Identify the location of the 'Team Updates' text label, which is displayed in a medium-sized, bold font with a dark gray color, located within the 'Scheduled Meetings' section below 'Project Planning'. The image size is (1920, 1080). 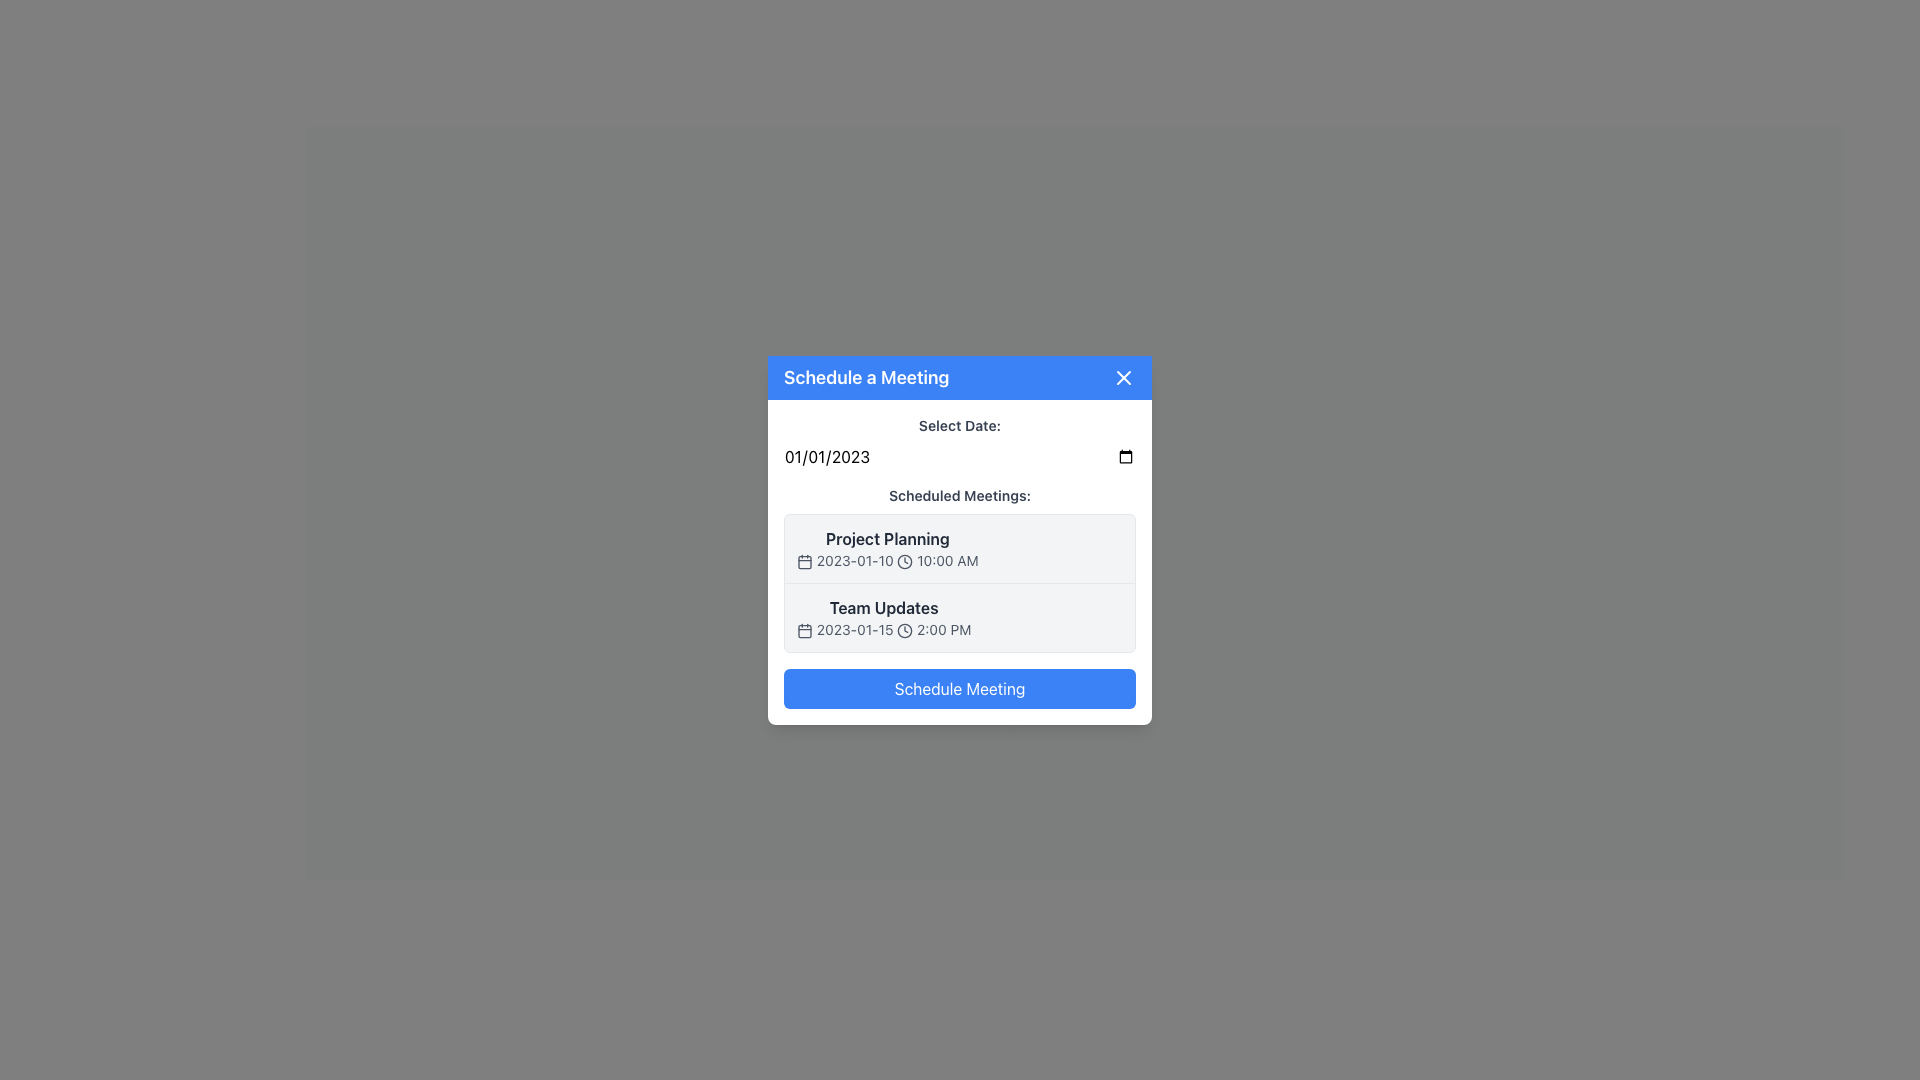
(883, 606).